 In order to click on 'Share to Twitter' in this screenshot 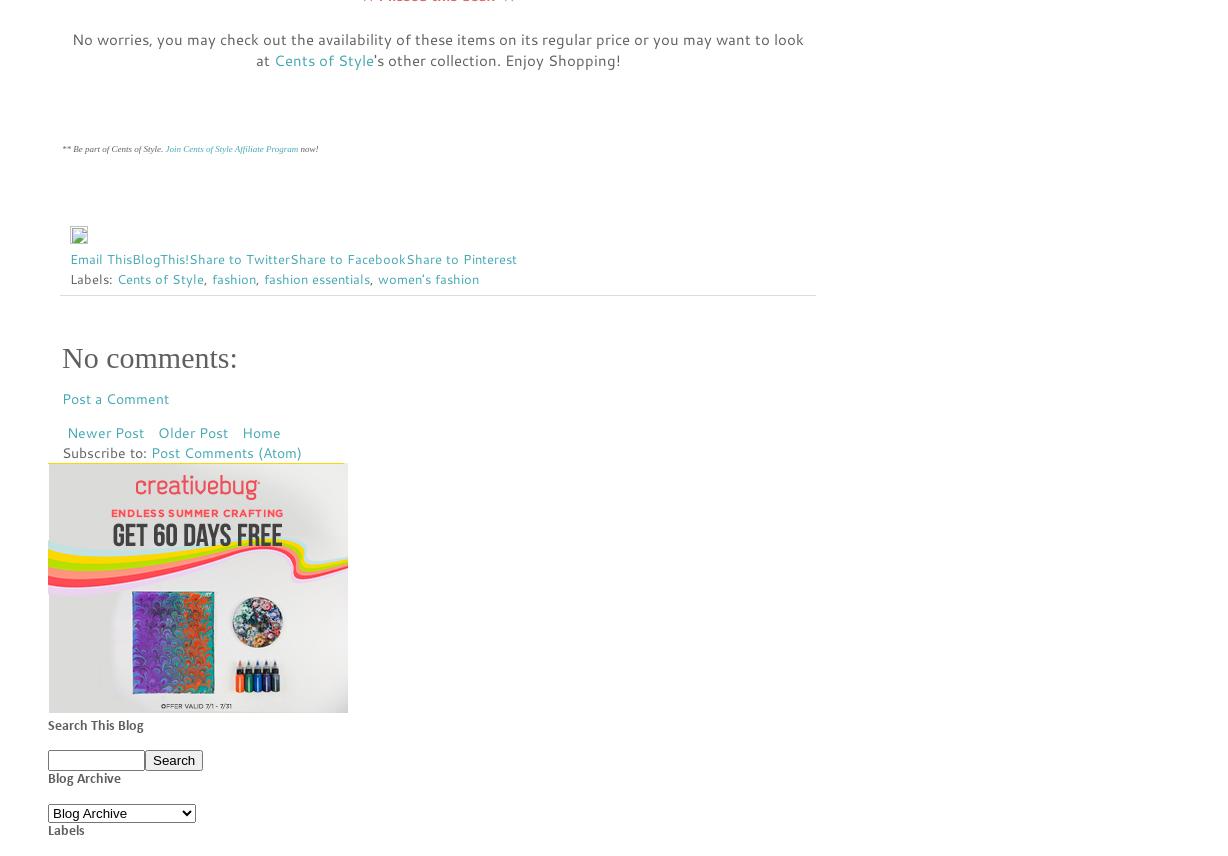, I will do `click(238, 258)`.